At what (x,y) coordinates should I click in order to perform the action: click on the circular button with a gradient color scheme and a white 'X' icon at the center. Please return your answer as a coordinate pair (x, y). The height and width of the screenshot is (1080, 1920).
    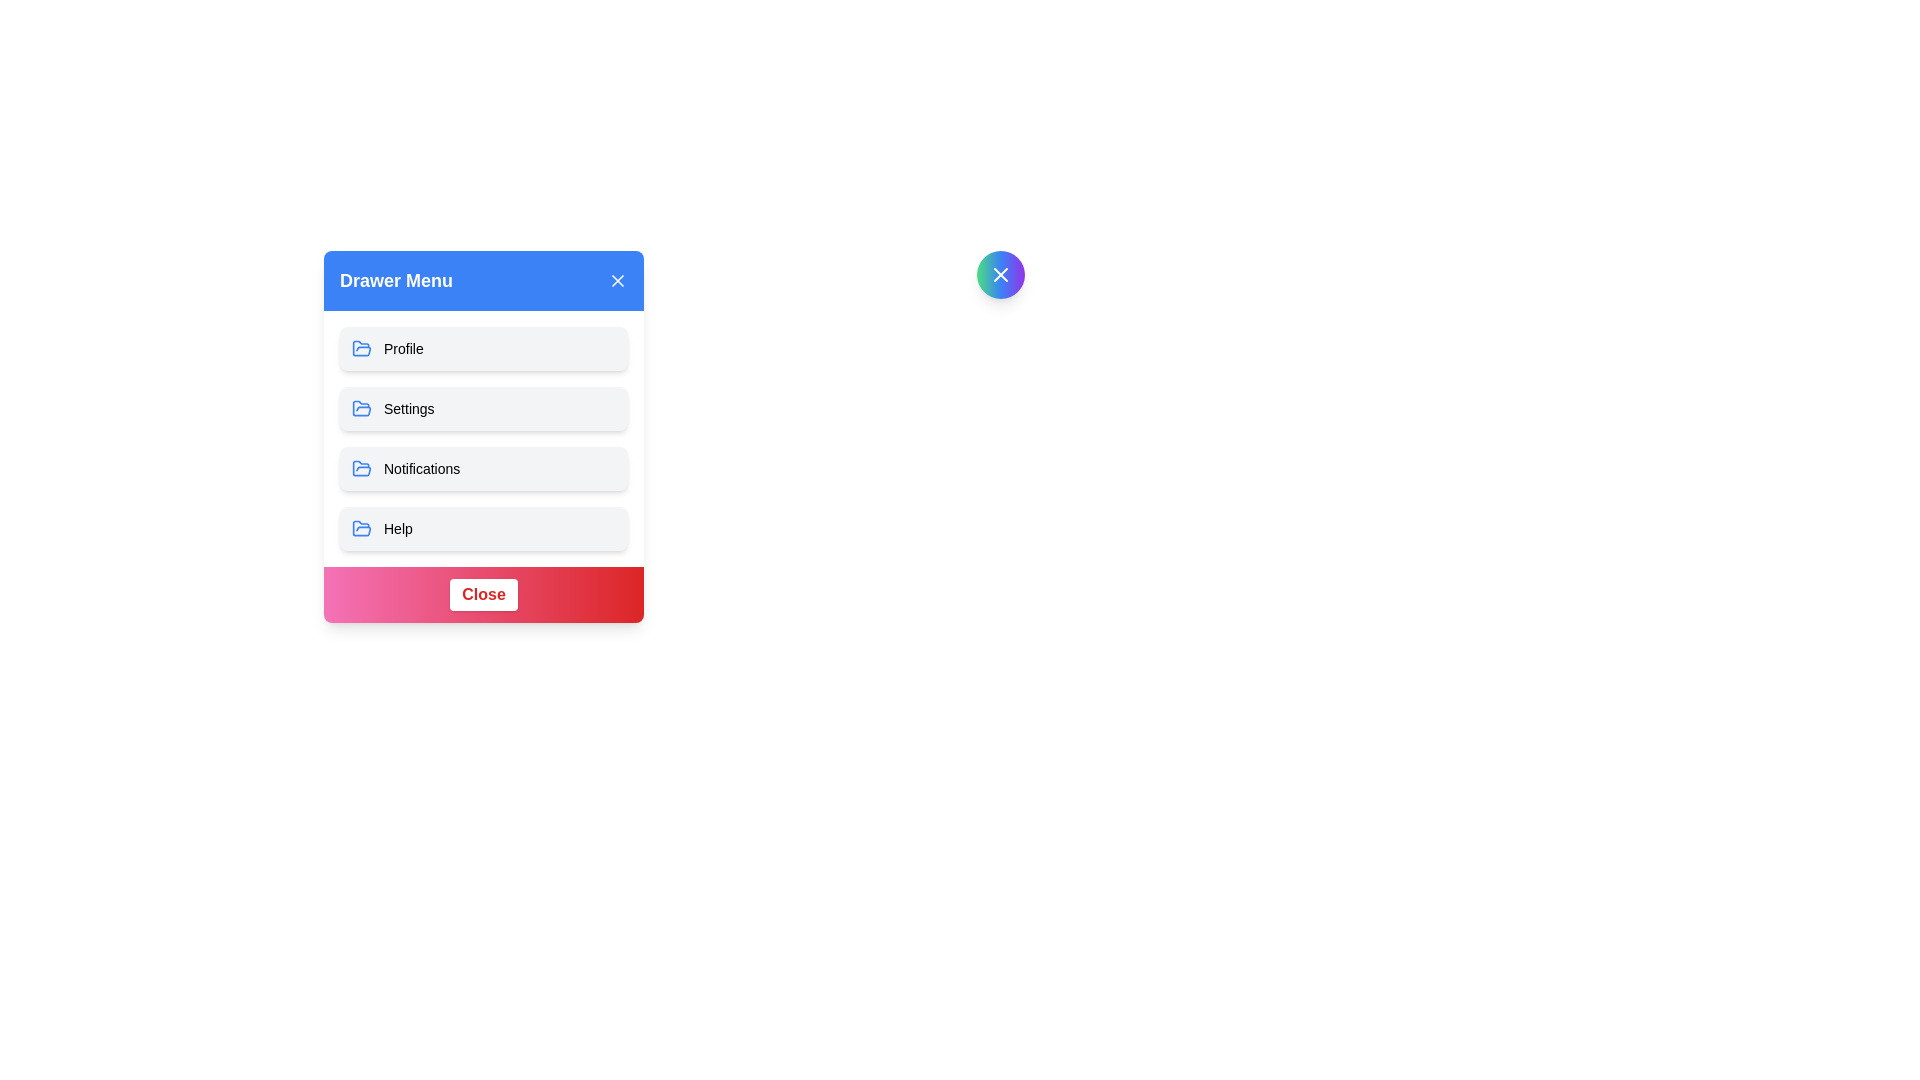
    Looking at the image, I should click on (1001, 274).